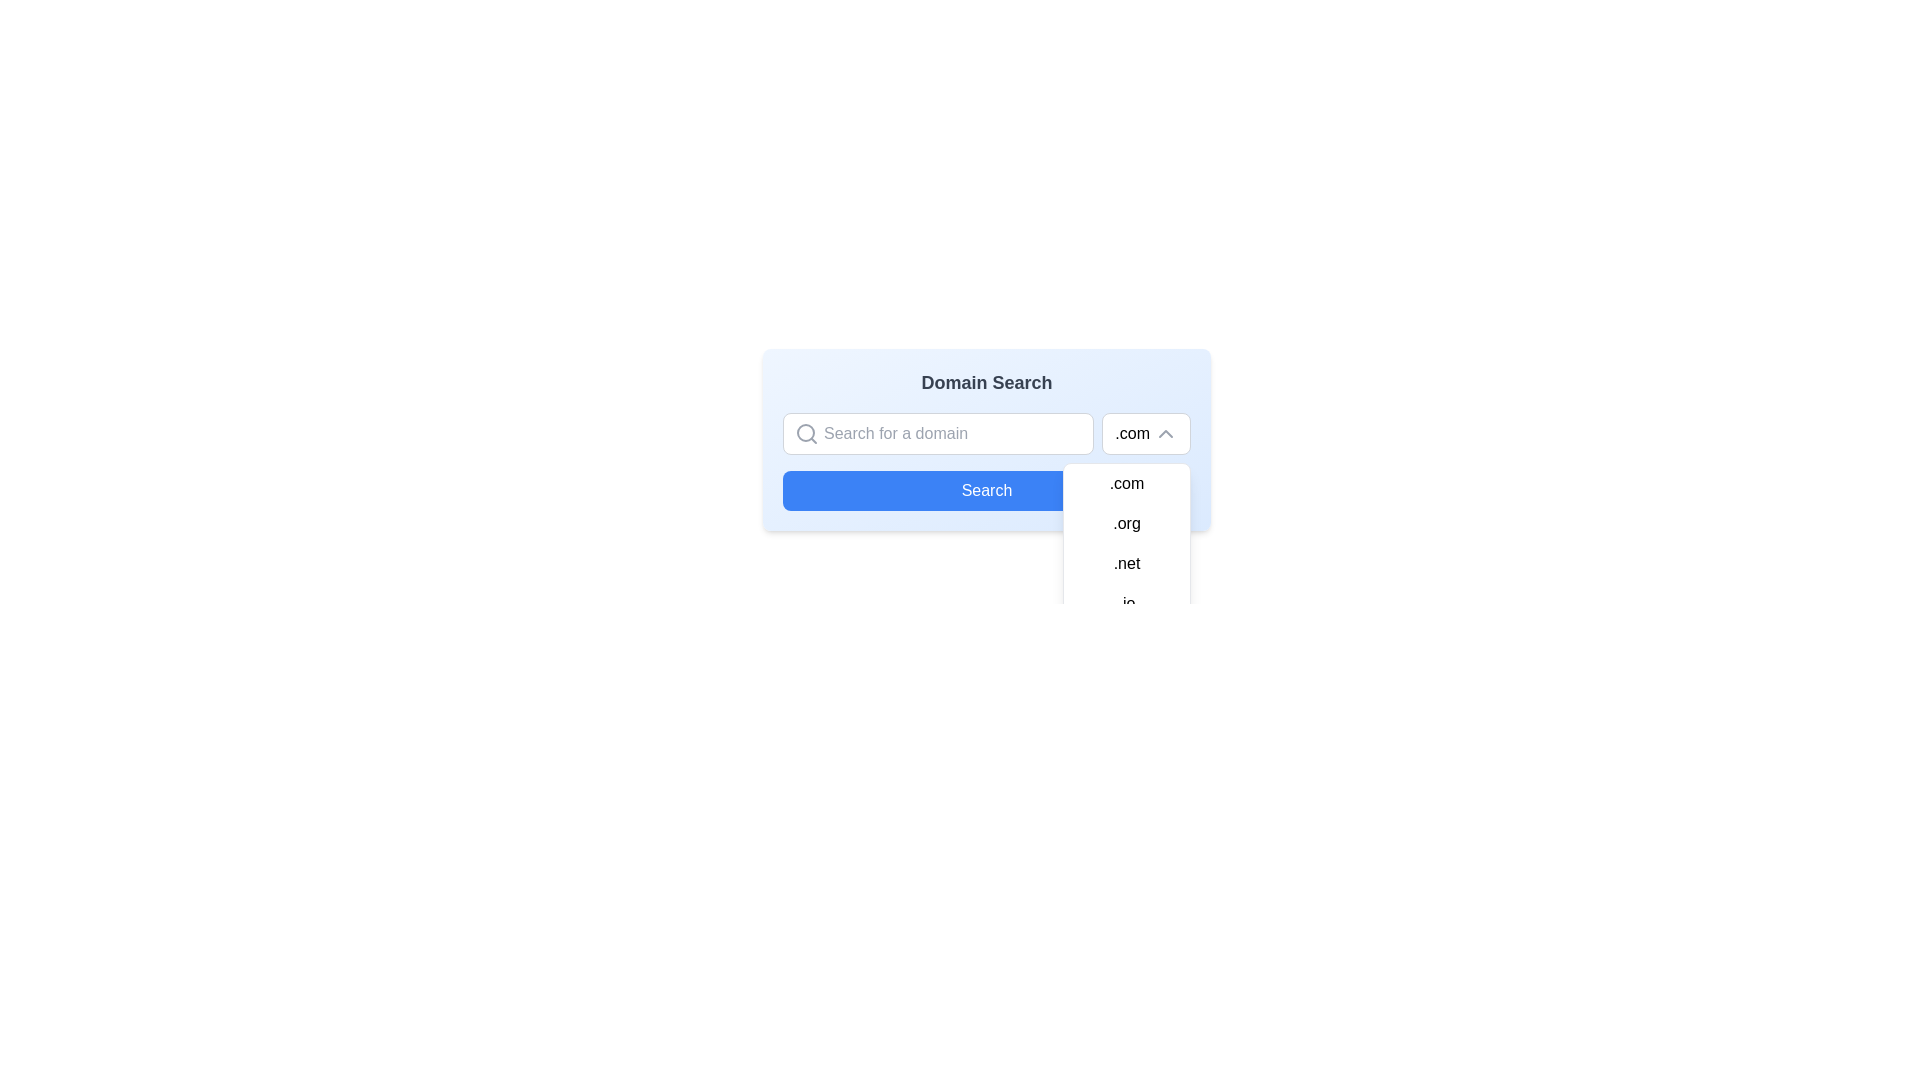 Image resolution: width=1920 pixels, height=1080 pixels. Describe the element at coordinates (806, 433) in the screenshot. I see `the magnifying glass icon representing the search functionality, which is located to the left of the text input box with the placeholder 'Search for a domain'` at that location.